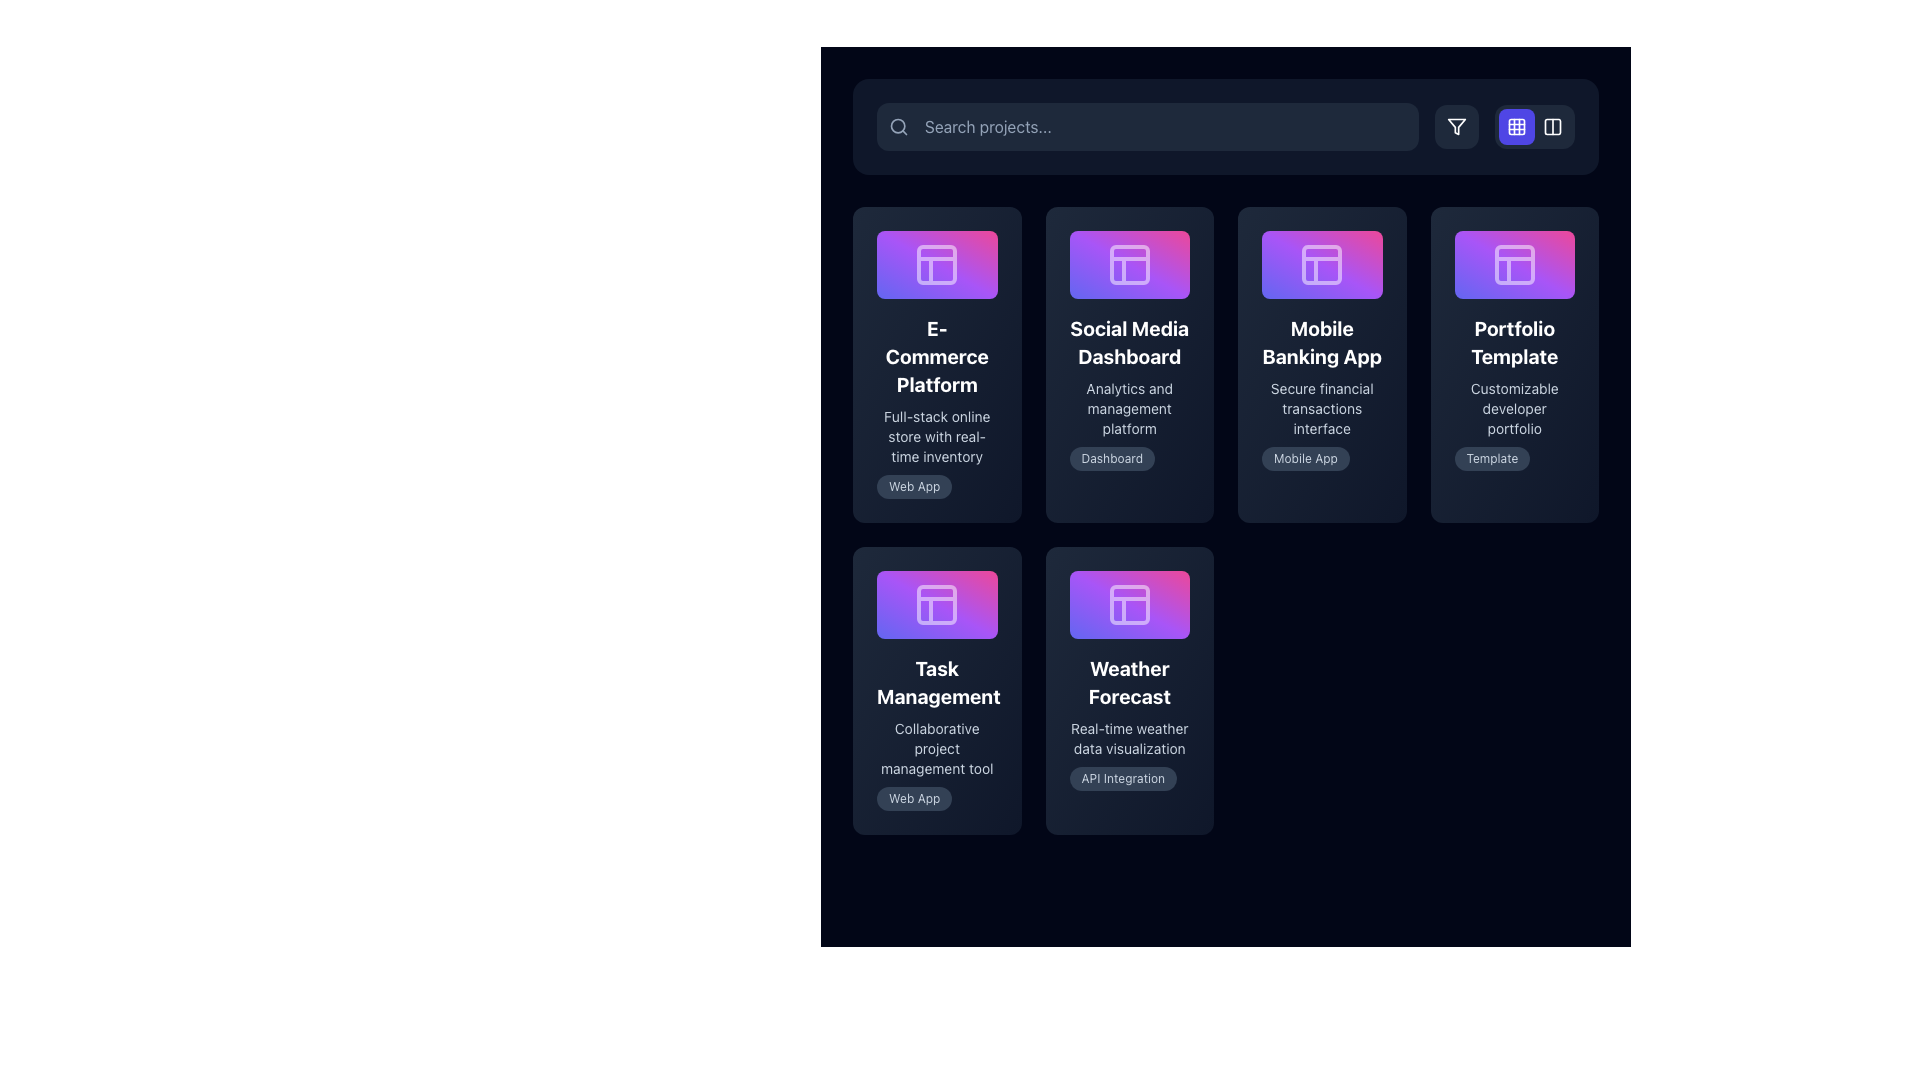 The width and height of the screenshot is (1920, 1080). I want to click on the label with the text 'Template', styled with a small rounded dark gray background and light gray text, located at the bottom of the 'Portfolio Template' card in the top-right corner of the grid, so click(1492, 458).